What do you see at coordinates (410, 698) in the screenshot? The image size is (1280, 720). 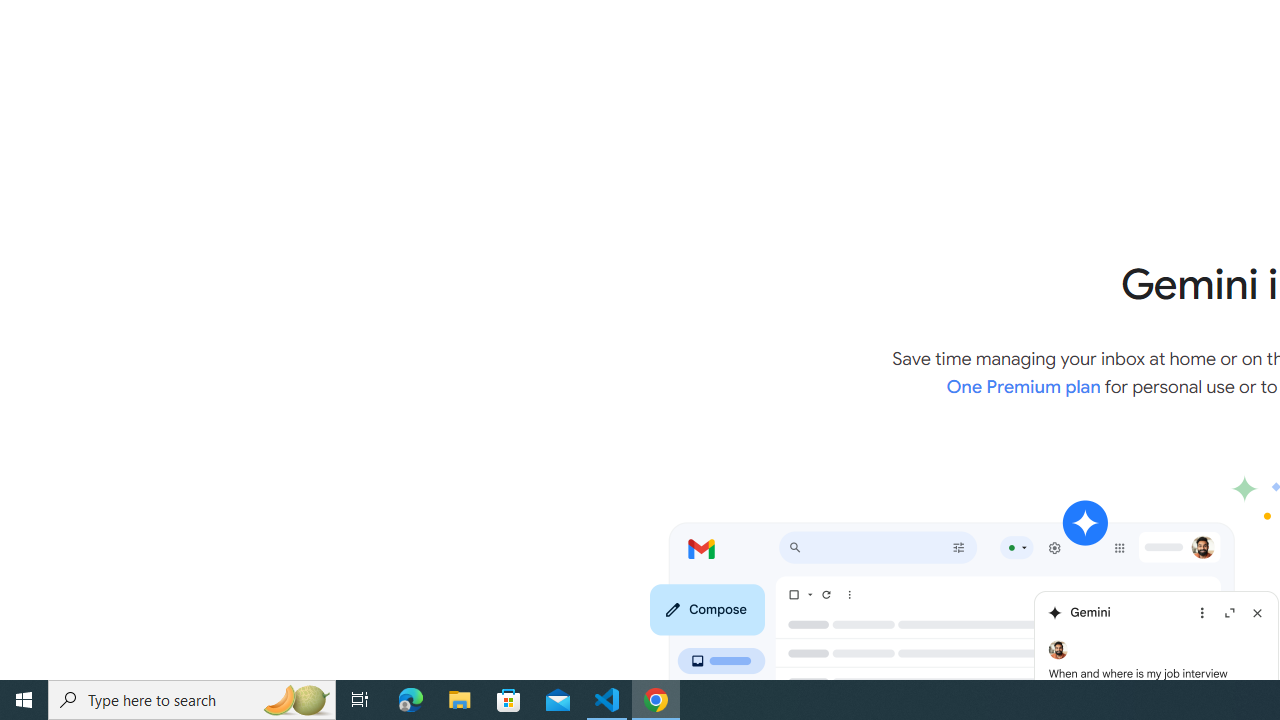 I see `'Microsoft Edge'` at bounding box center [410, 698].